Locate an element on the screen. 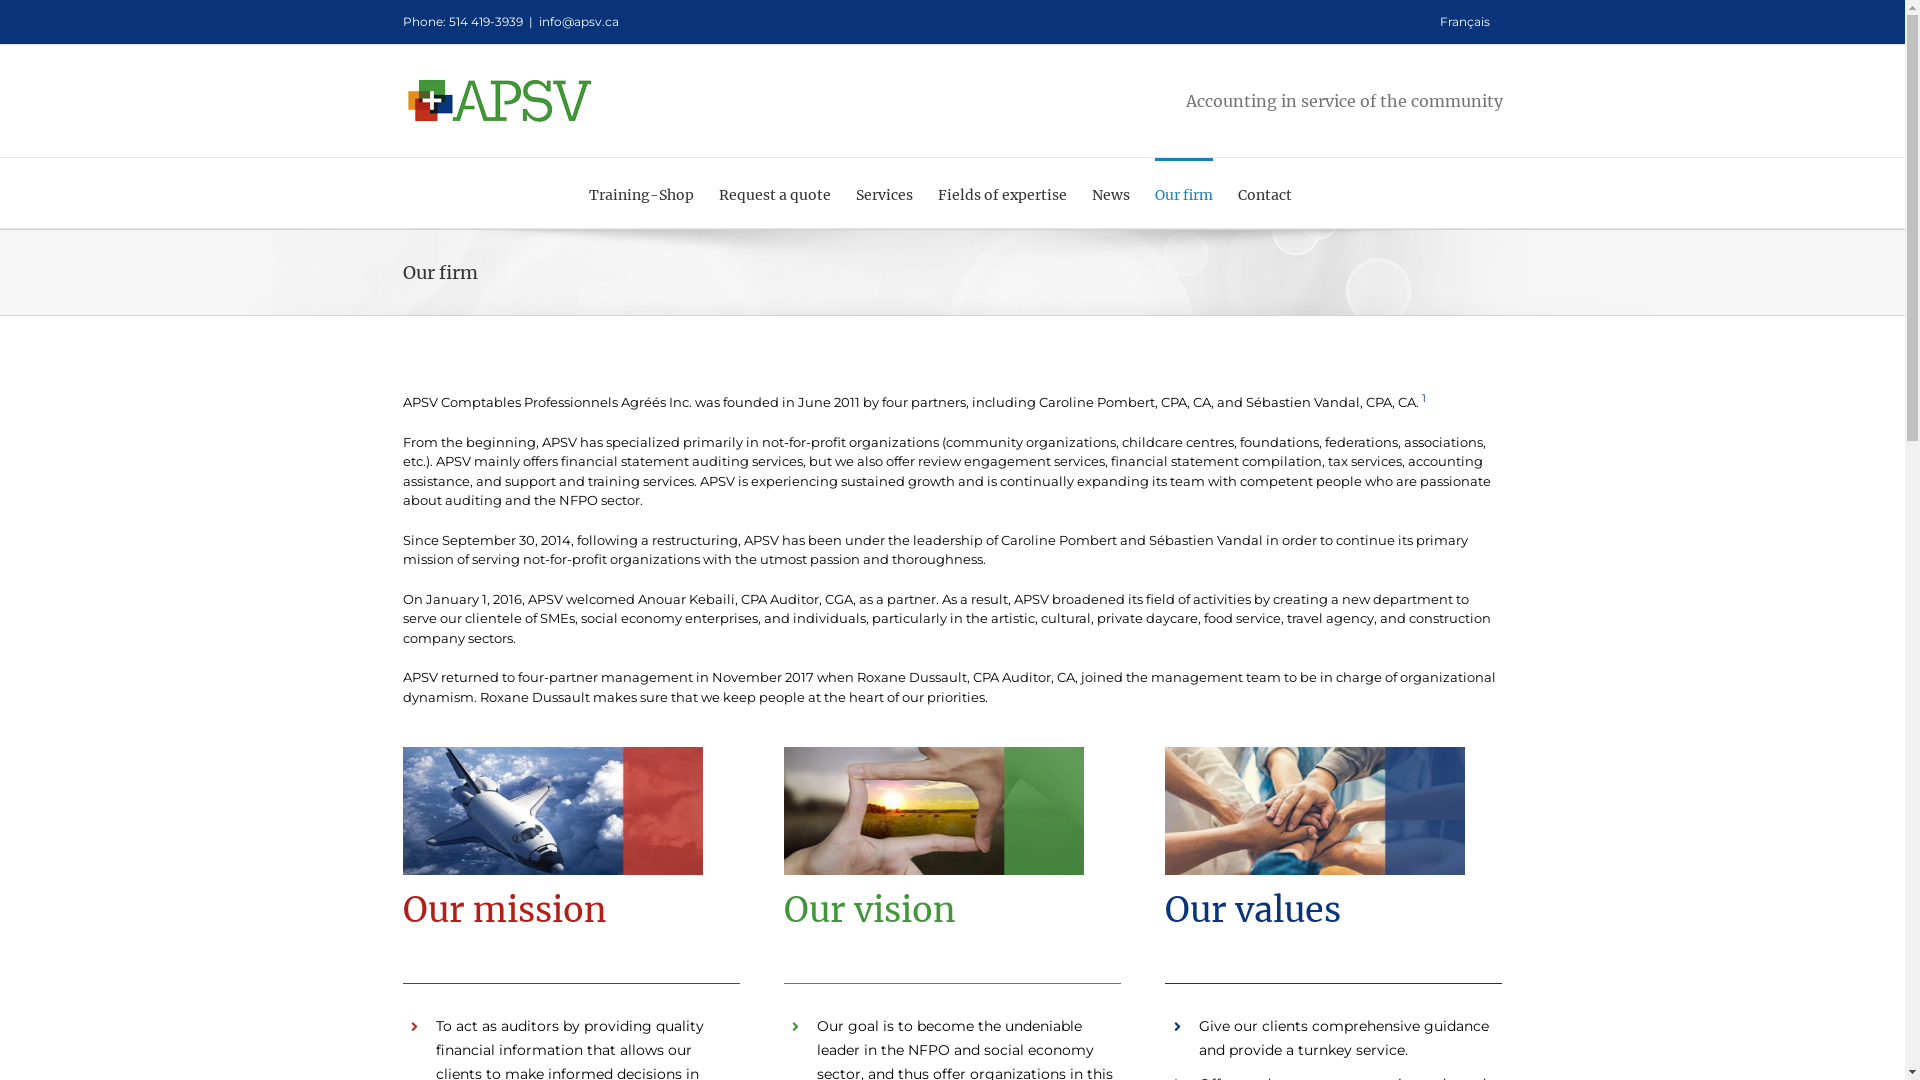 The height and width of the screenshot is (1080, 1920). 'info@apsv.ca' is located at coordinates (576, 21).